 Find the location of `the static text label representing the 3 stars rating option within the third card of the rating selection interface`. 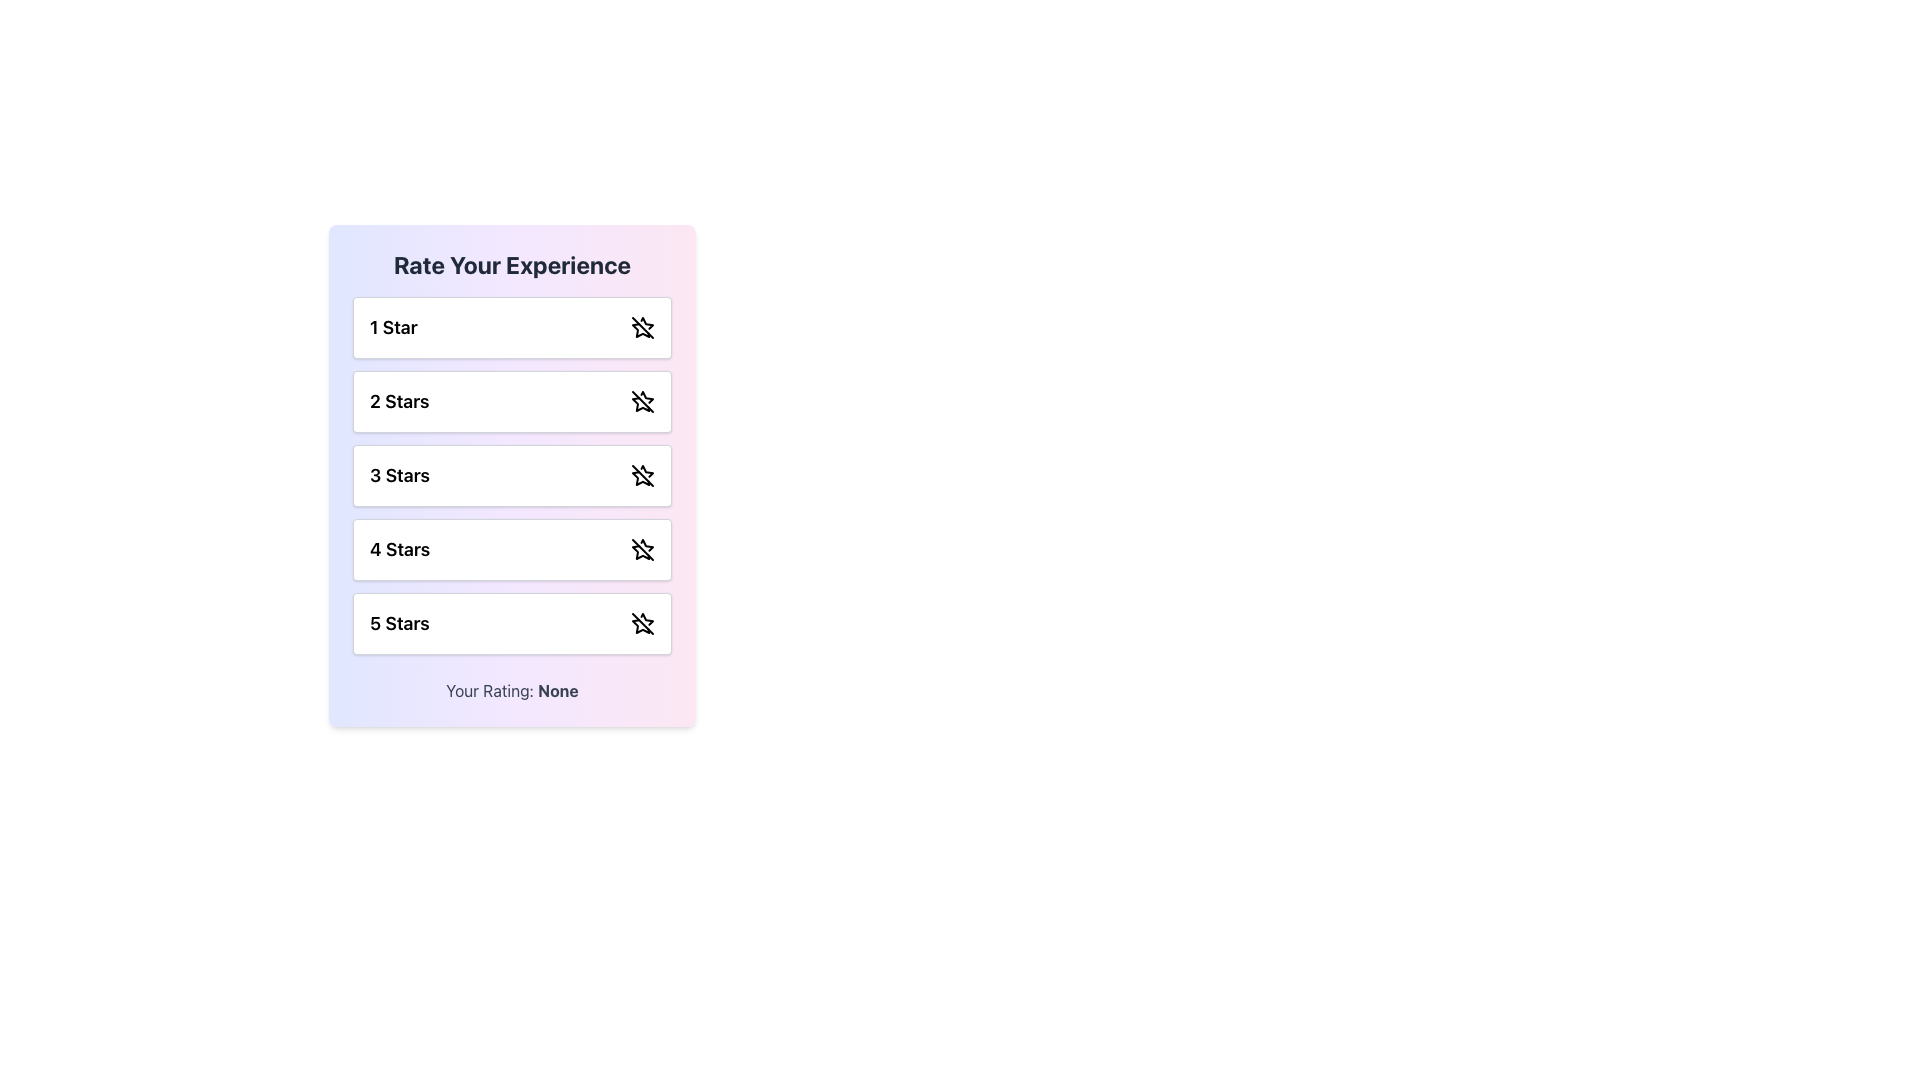

the static text label representing the 3 stars rating option within the third card of the rating selection interface is located at coordinates (399, 475).